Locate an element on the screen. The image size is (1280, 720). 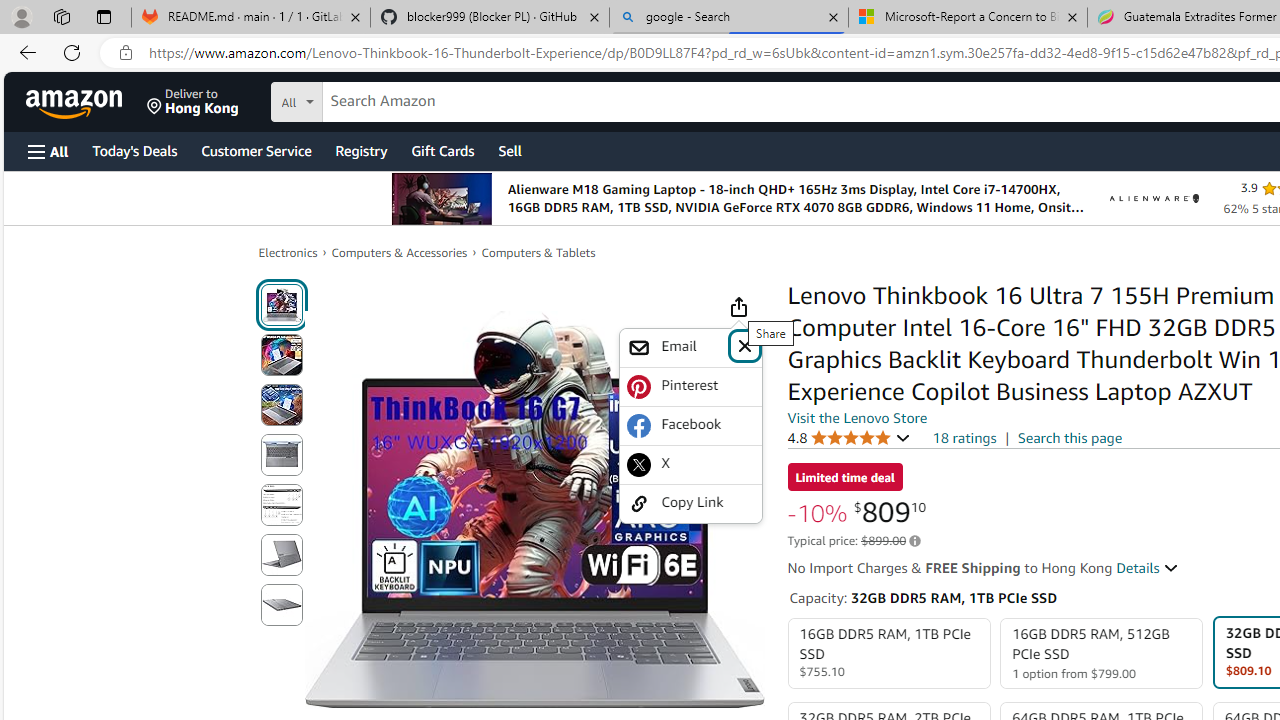
'Facebook' is located at coordinates (690, 424).